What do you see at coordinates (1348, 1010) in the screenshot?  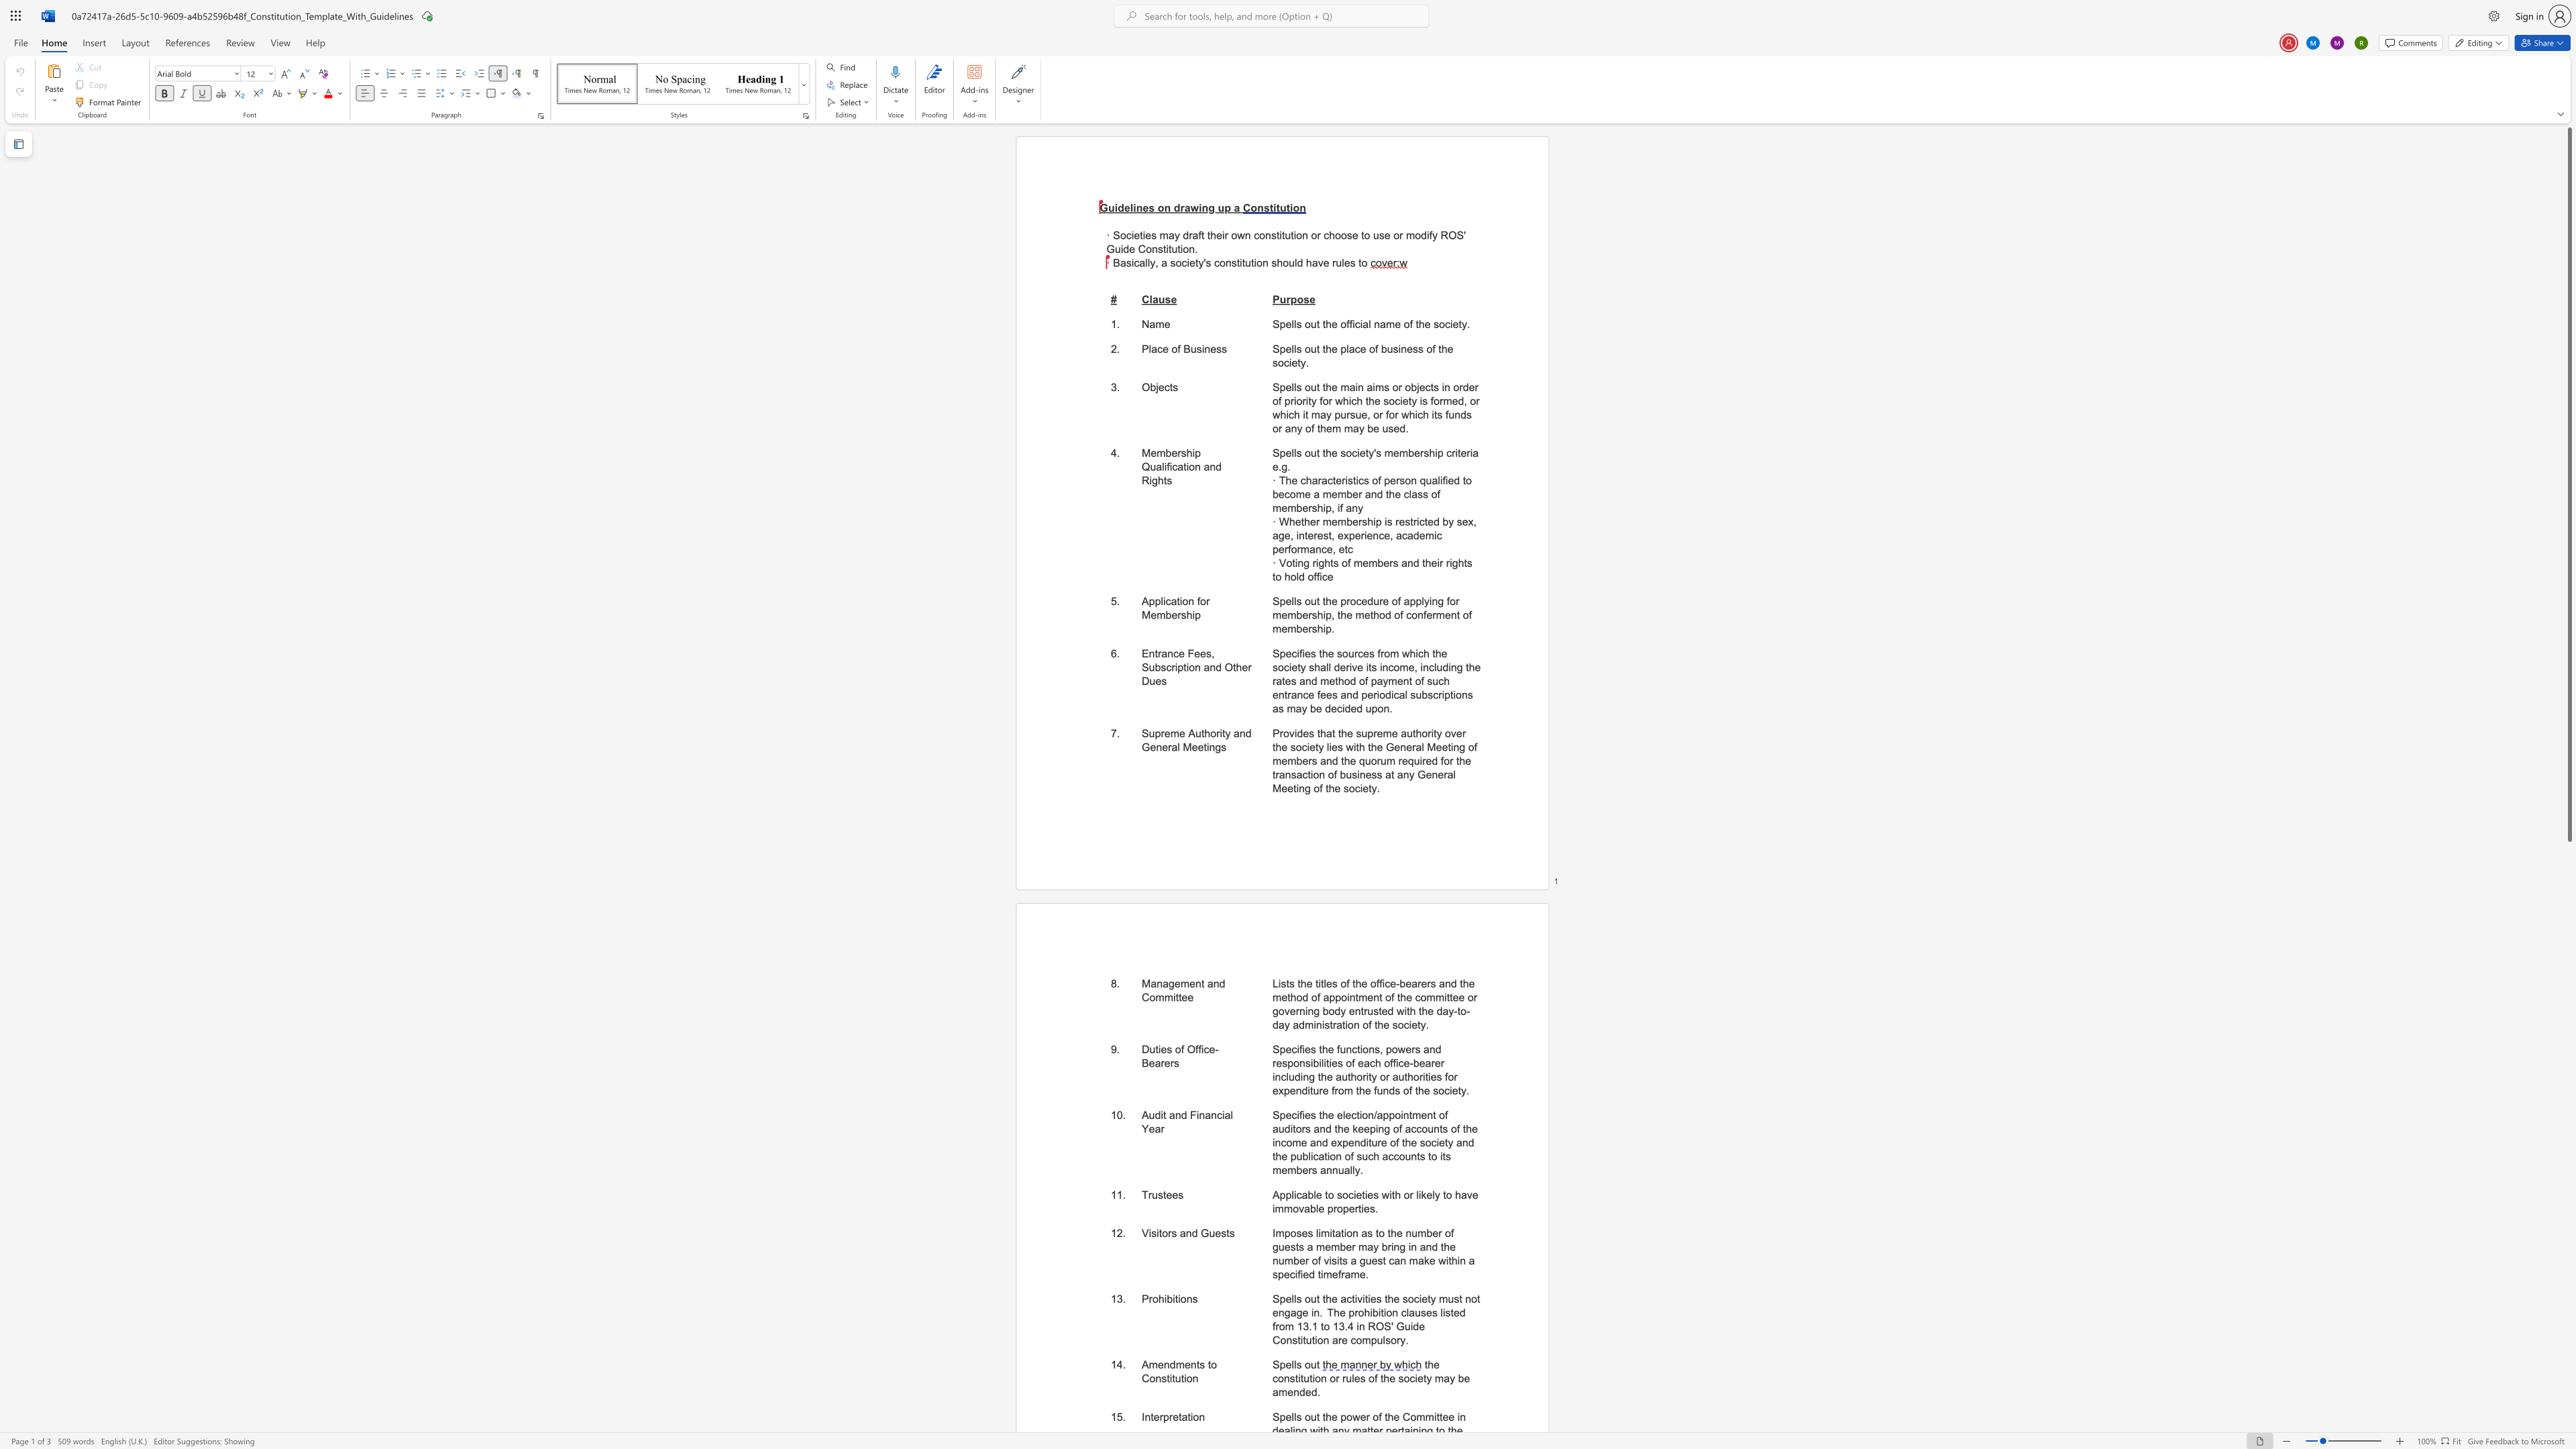 I see `the subset text "entrusted with the day-to-da" within the text "Lists the titles of the office-bearers and the method of appointment of the committee or governing body entrusted with the day-to-day administration of the society."` at bounding box center [1348, 1010].